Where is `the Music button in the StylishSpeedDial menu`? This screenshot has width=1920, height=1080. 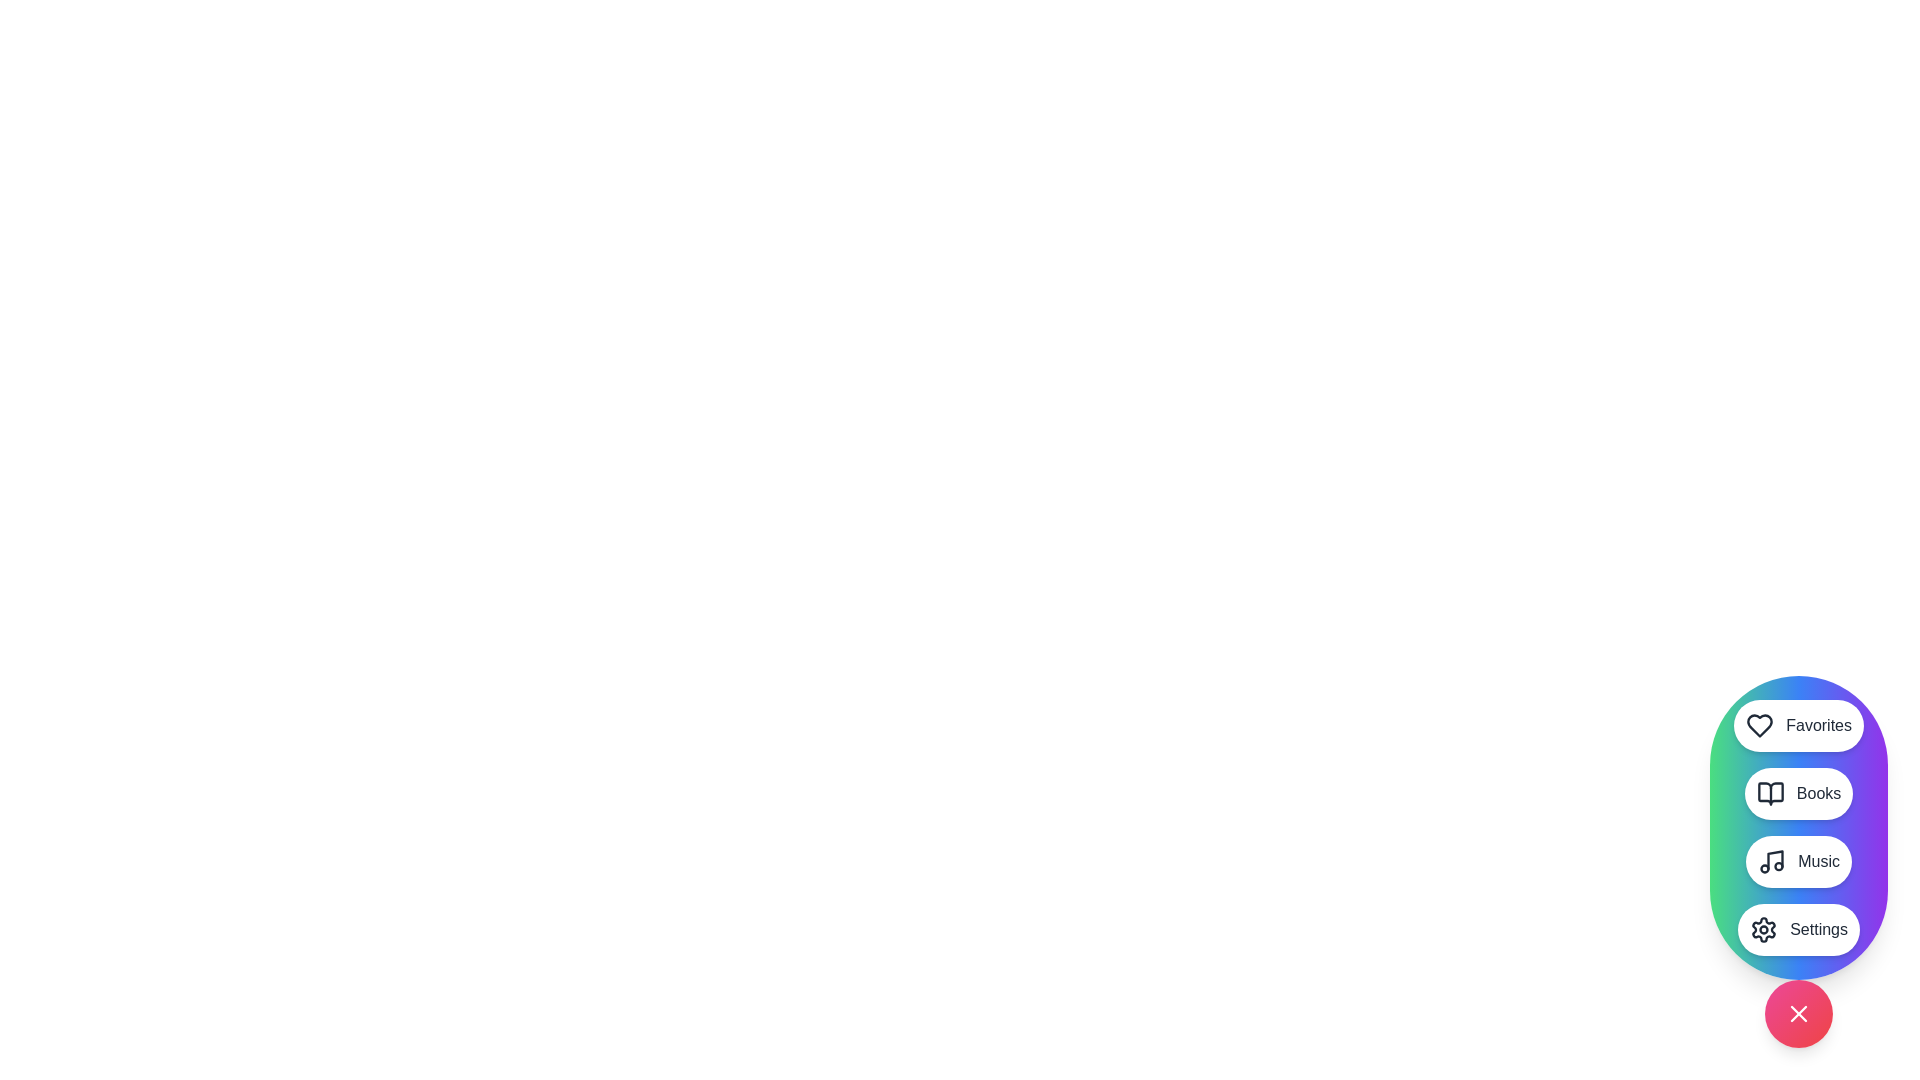 the Music button in the StylishSpeedDial menu is located at coordinates (1799, 860).